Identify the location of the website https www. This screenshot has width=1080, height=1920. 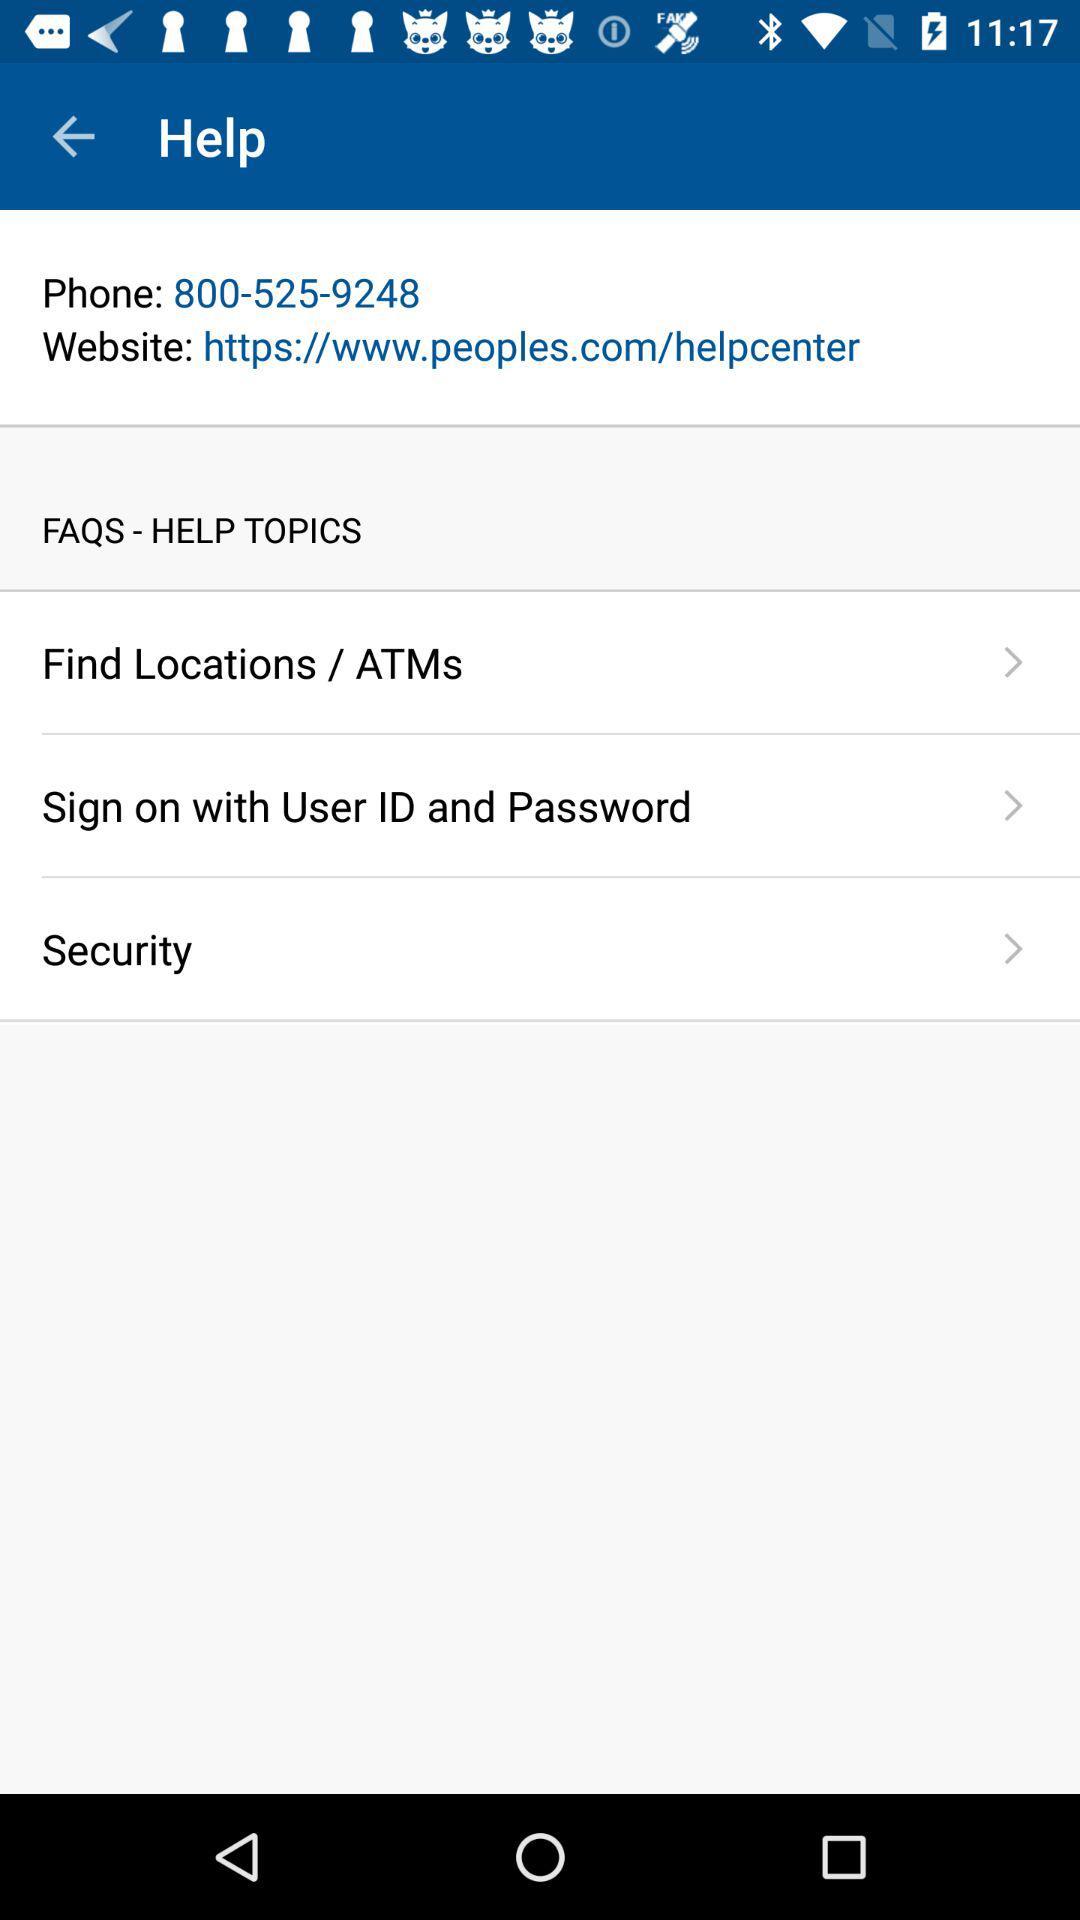
(540, 345).